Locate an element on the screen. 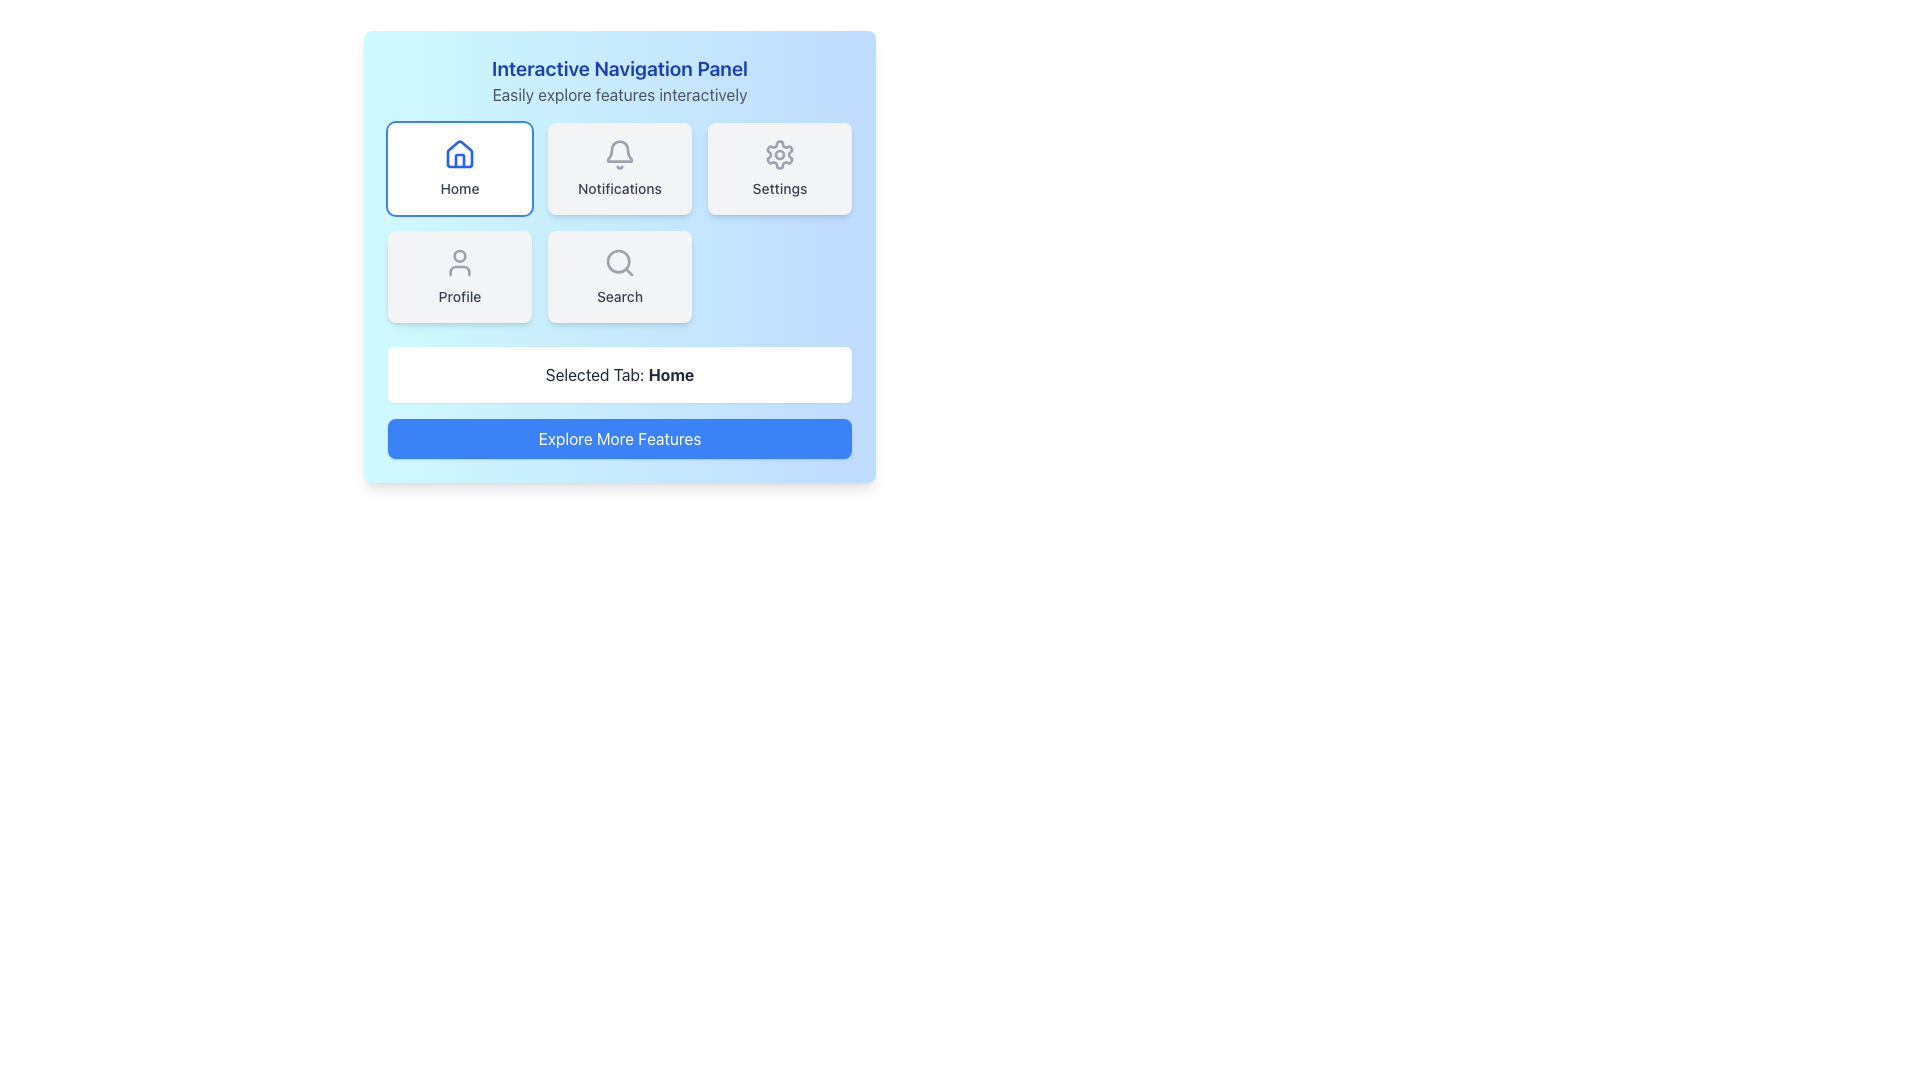 Image resolution: width=1920 pixels, height=1080 pixels. the static text label that serves as a descriptive subtitle below the 'Interactive Navigation Panel' title is located at coordinates (618, 95).